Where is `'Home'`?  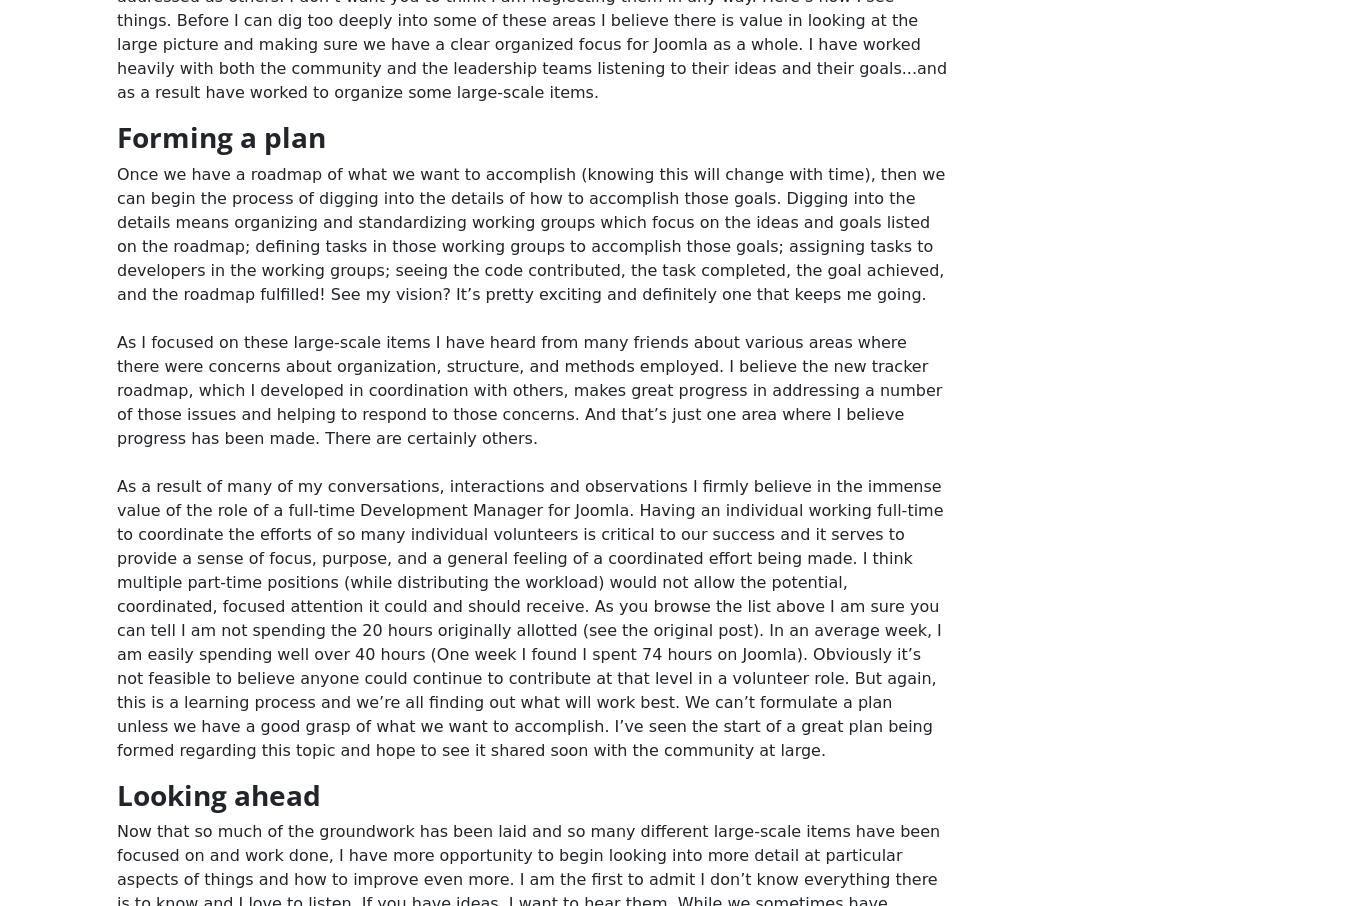 'Home' is located at coordinates (332, 54).